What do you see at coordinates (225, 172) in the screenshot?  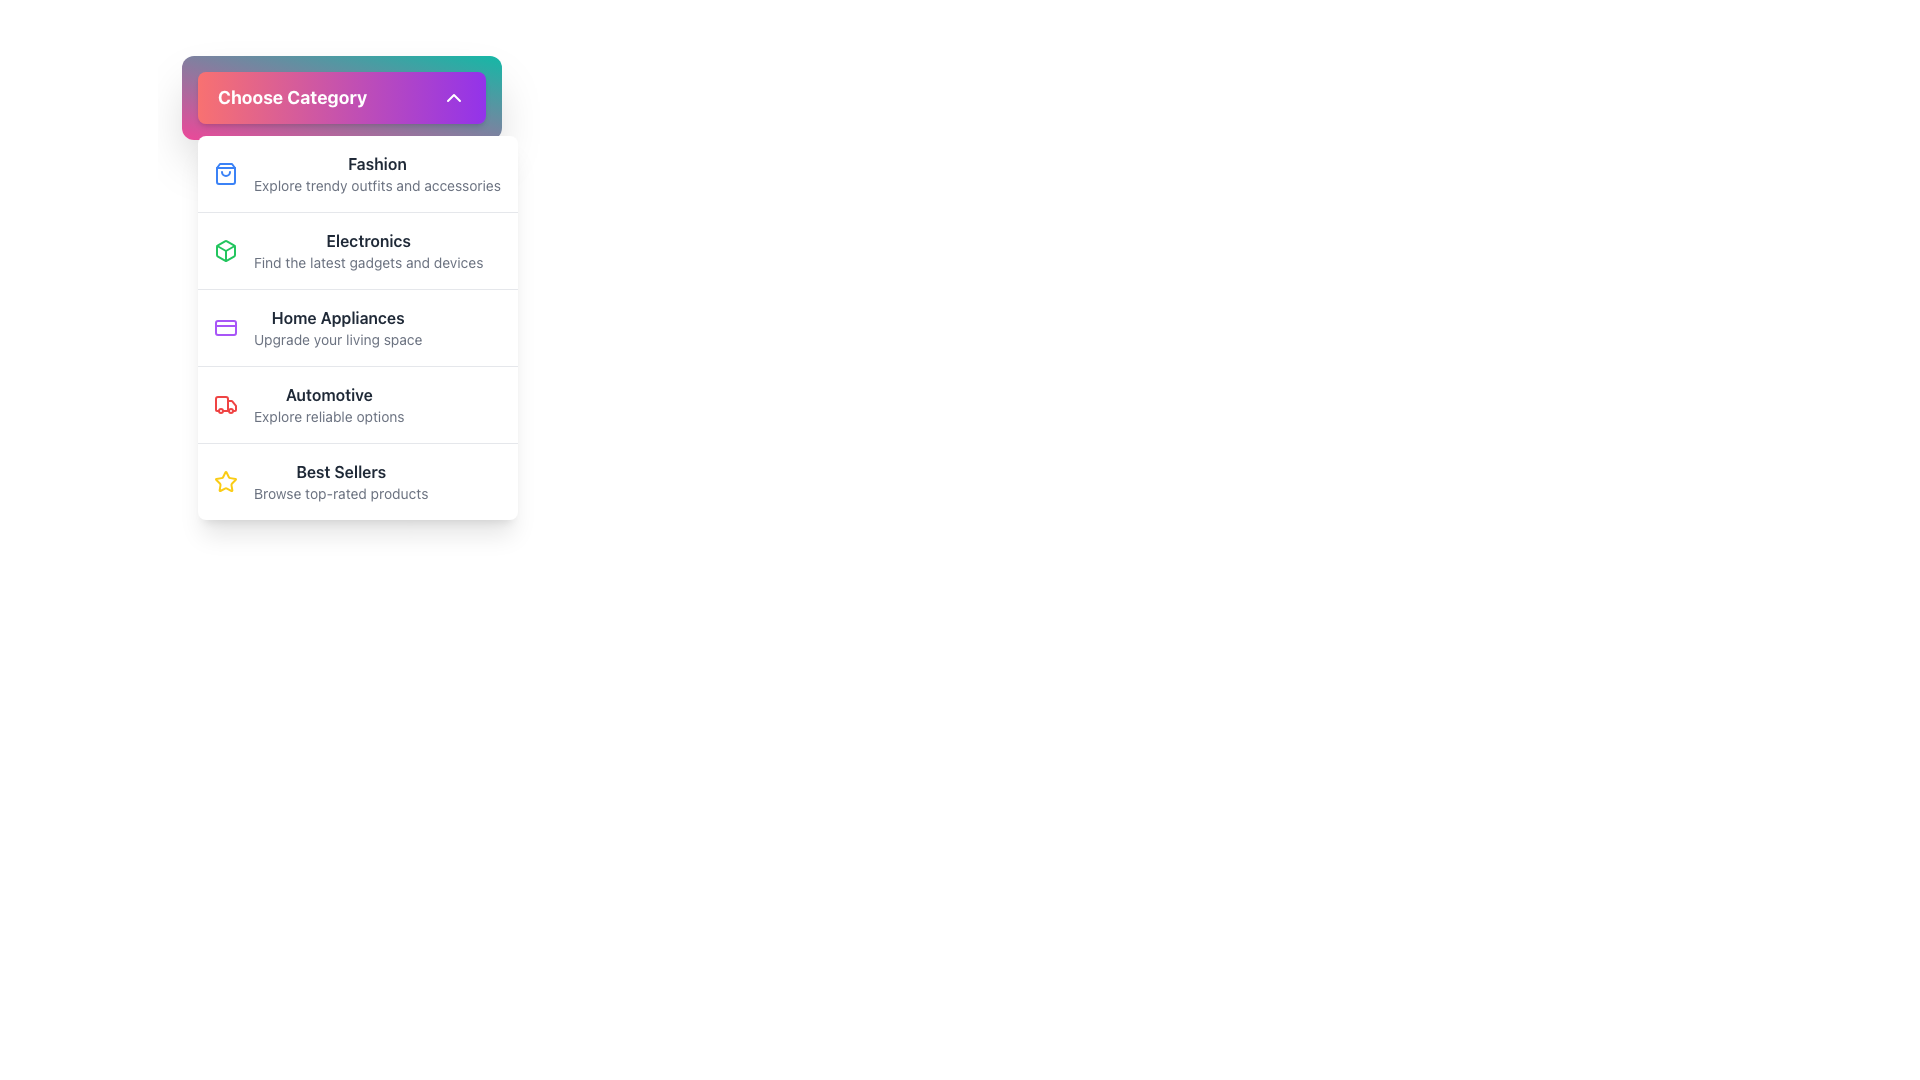 I see `the 'Fashion' category icon in the dropdown menu, which is the first icon representing the Fashion section` at bounding box center [225, 172].